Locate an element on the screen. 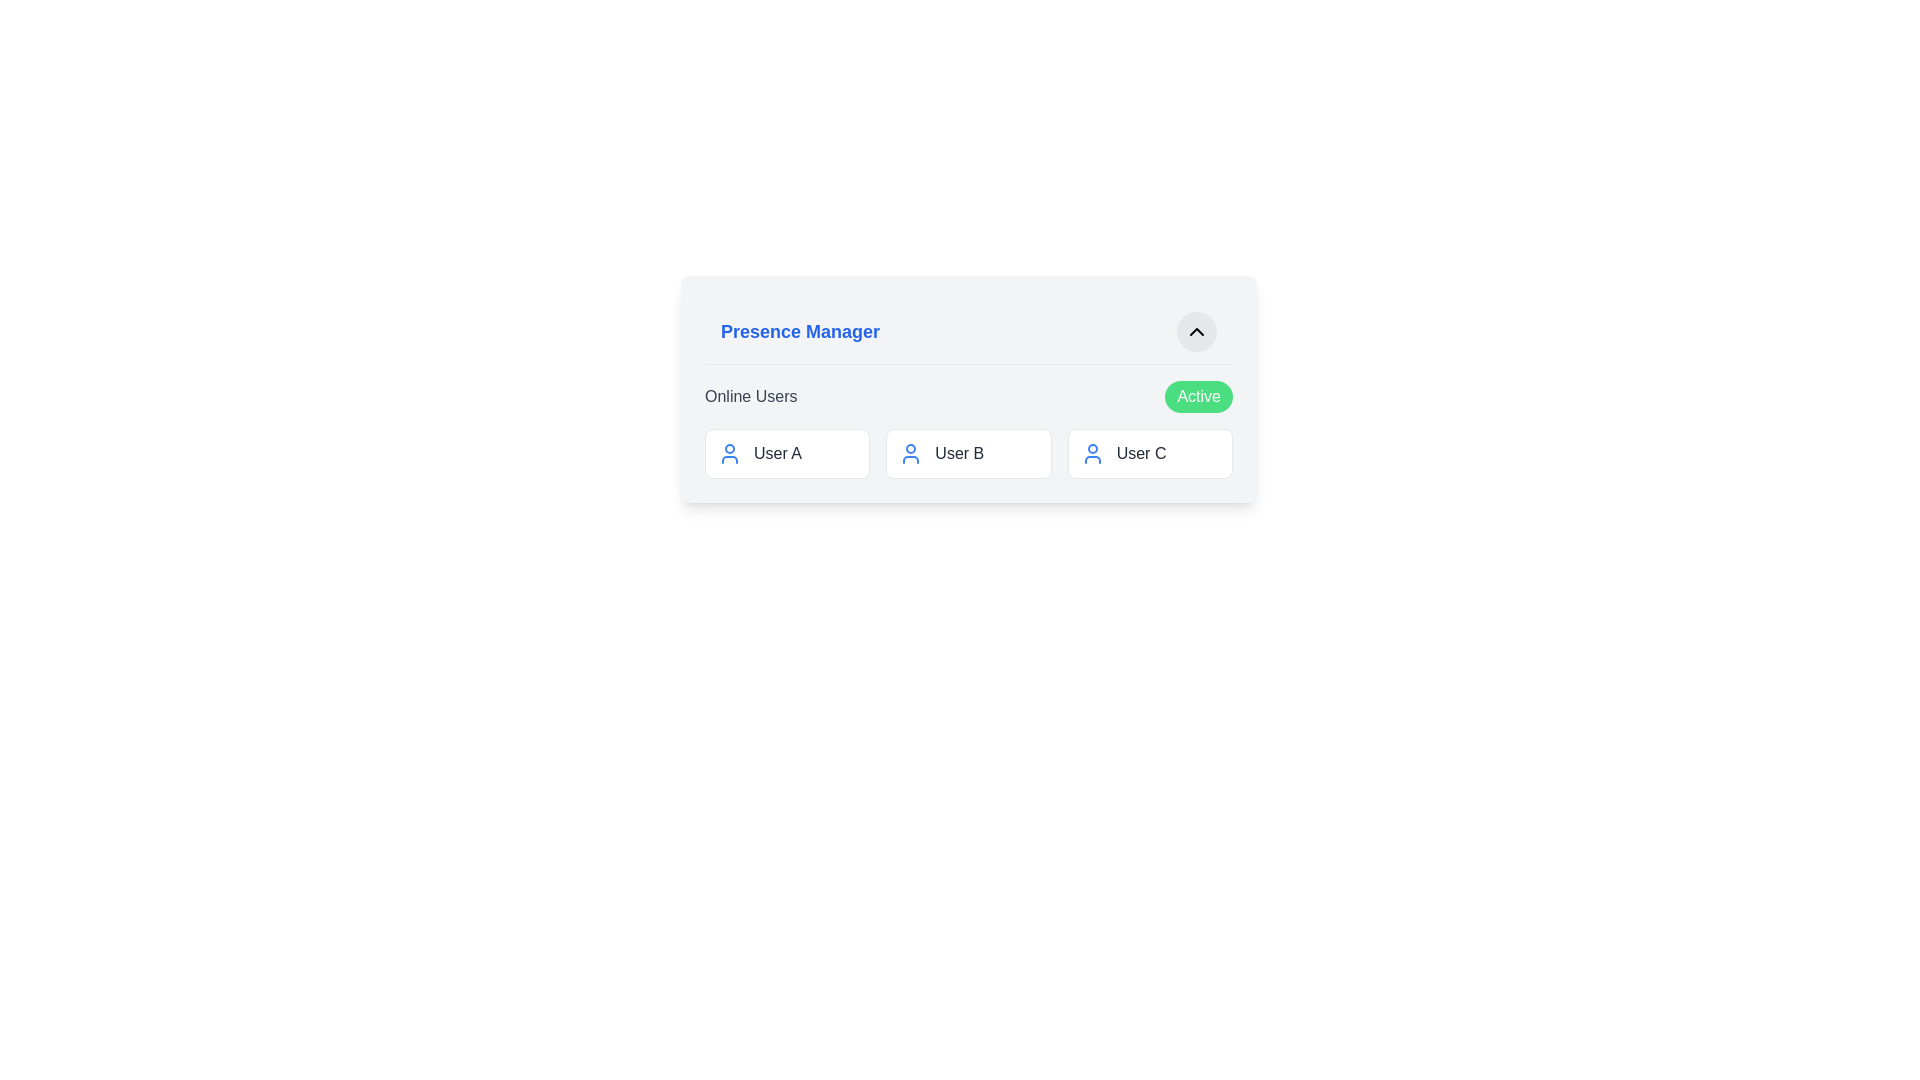 This screenshot has height=1080, width=1920. the user information card element located in the second column of a three-column layout, which displays user details including their name and an associated icon is located at coordinates (969, 454).